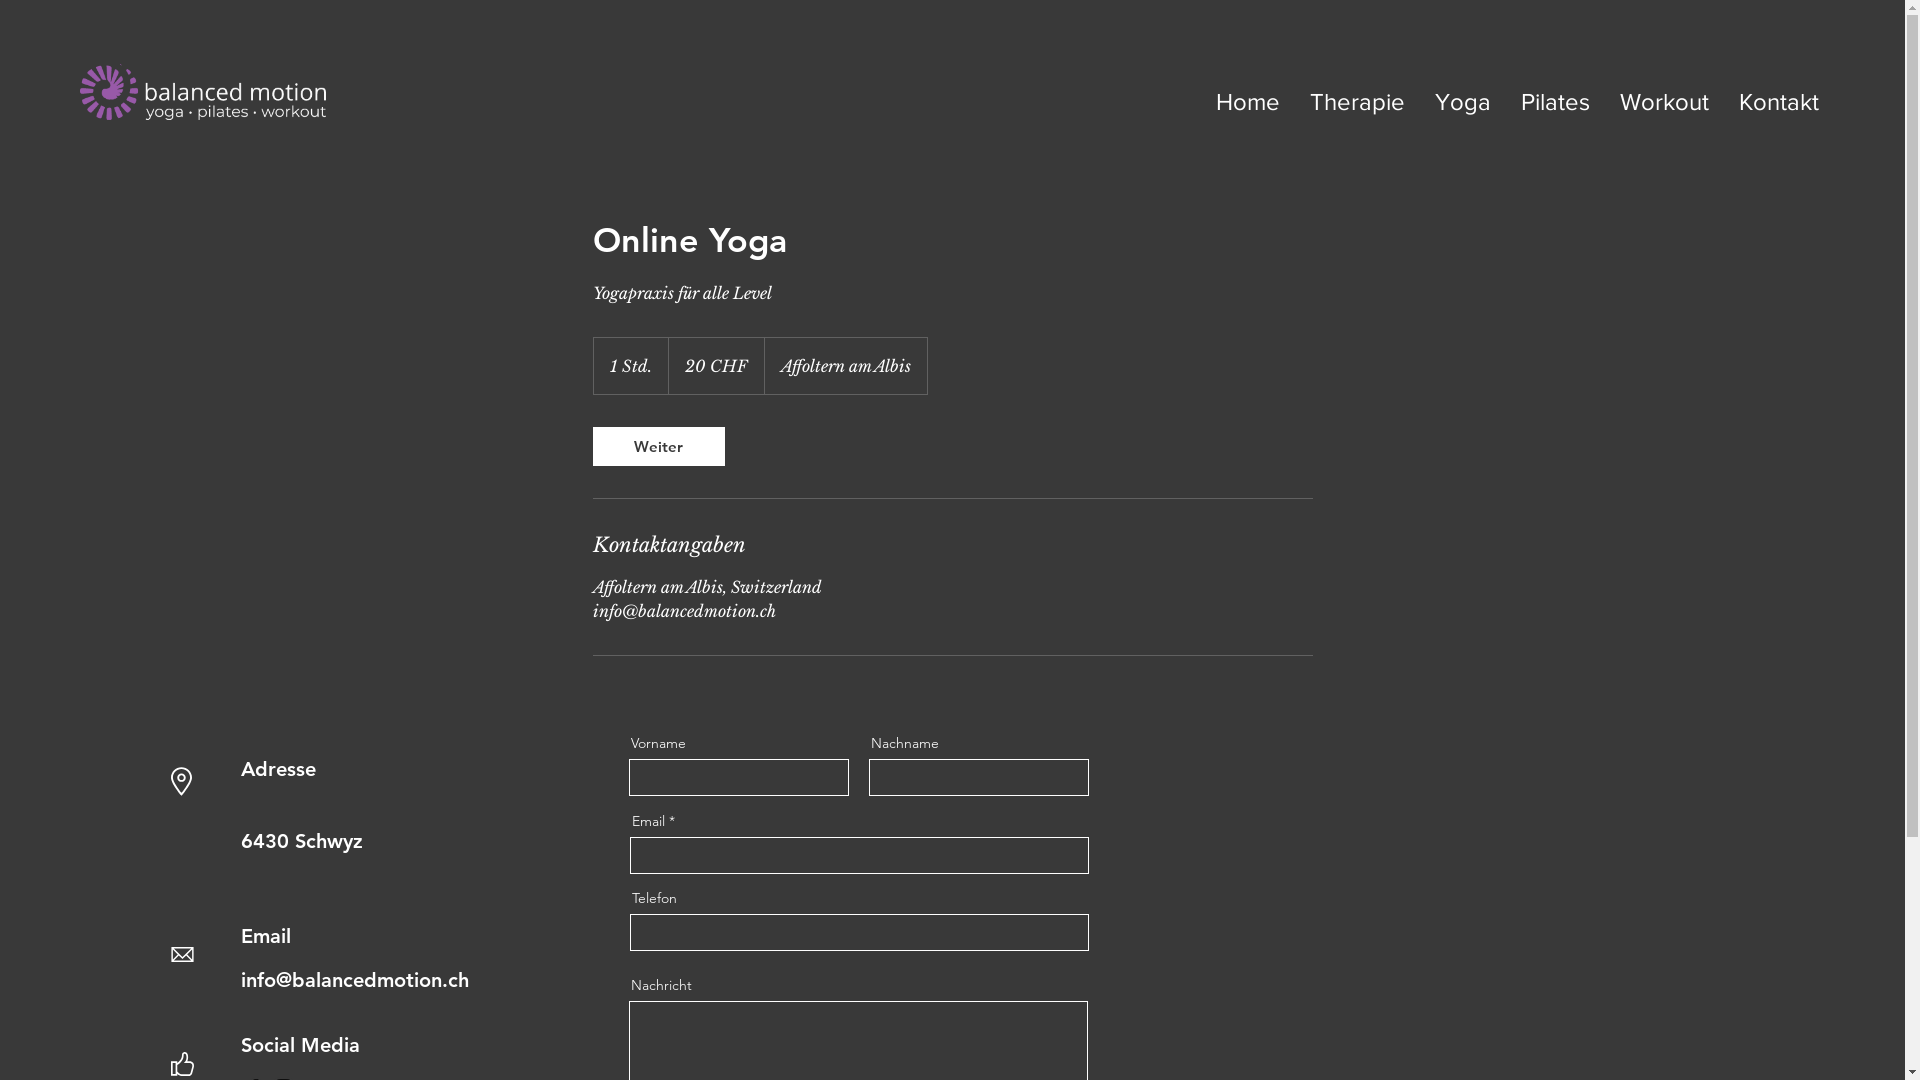 This screenshot has width=1920, height=1080. What do you see at coordinates (1779, 101) in the screenshot?
I see `'Kontakt'` at bounding box center [1779, 101].